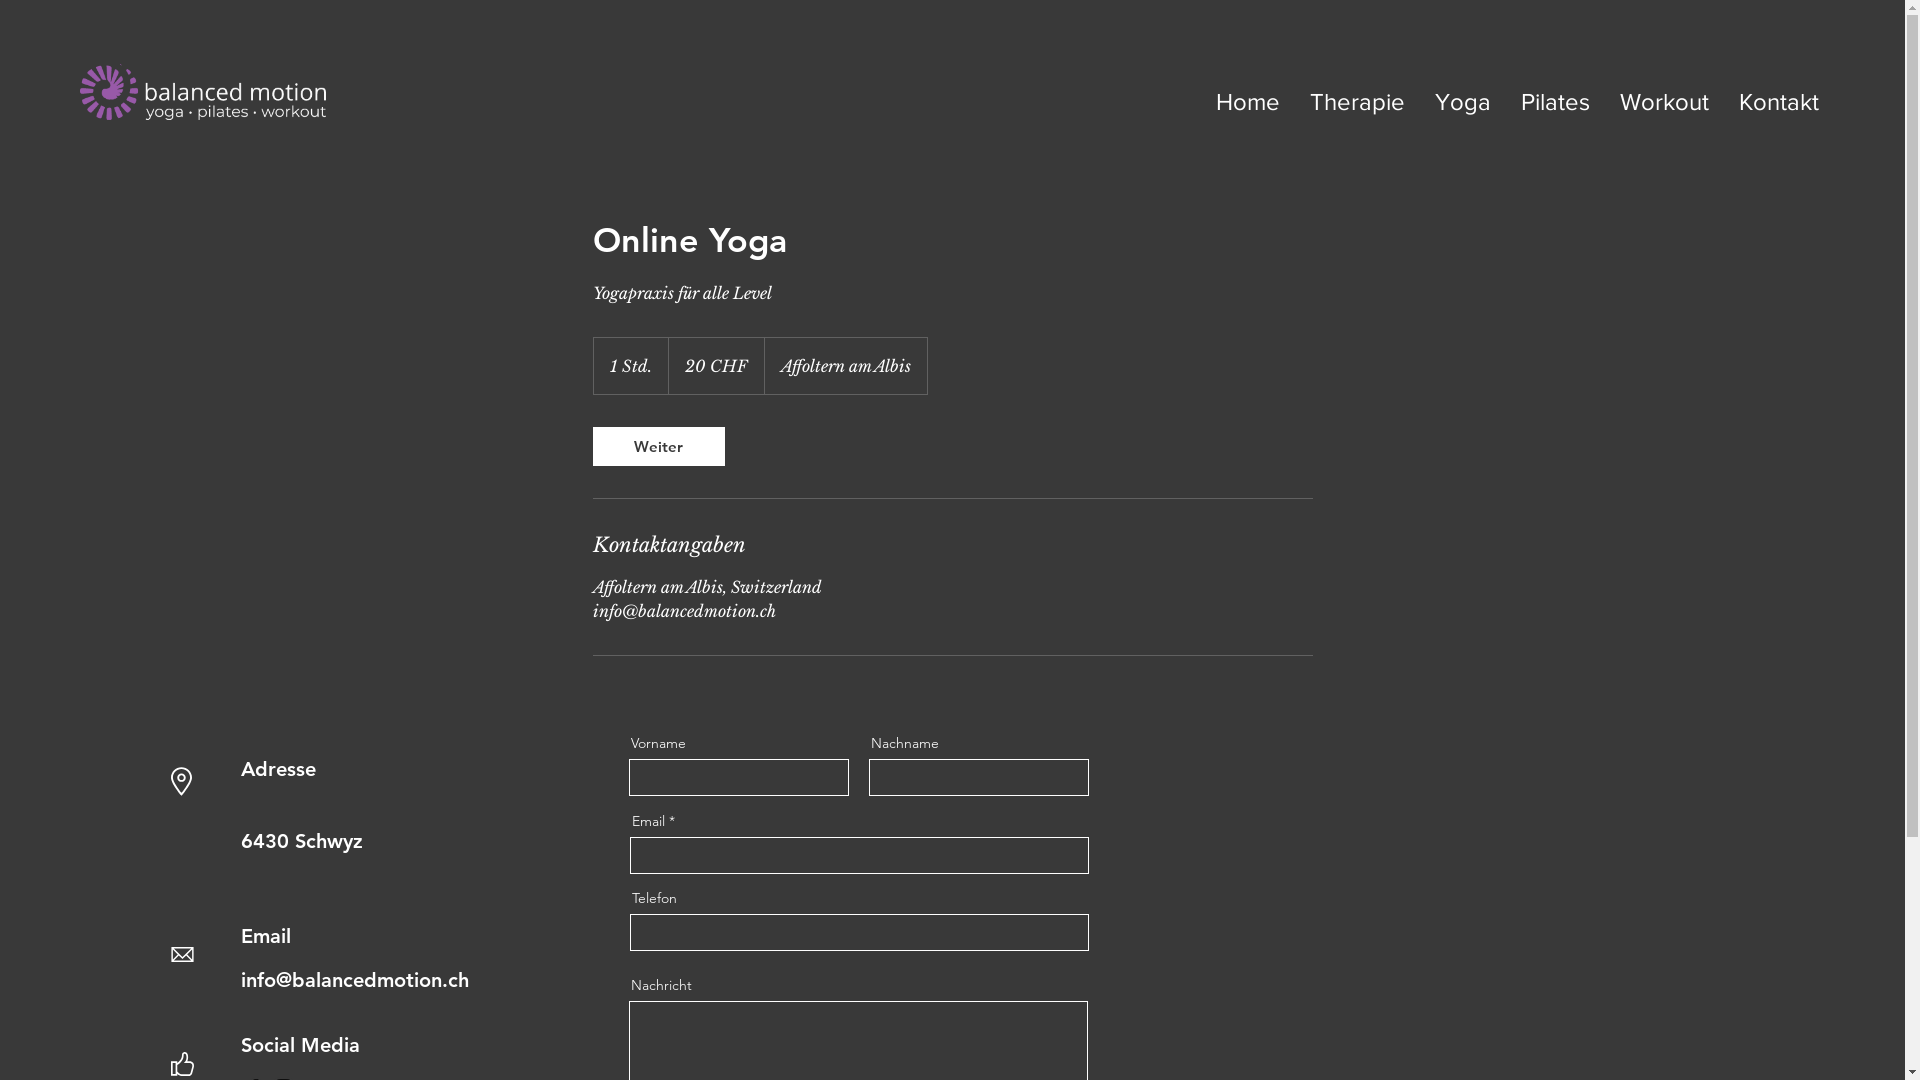 This screenshot has width=1920, height=1080. What do you see at coordinates (1779, 101) in the screenshot?
I see `'Kontakt'` at bounding box center [1779, 101].